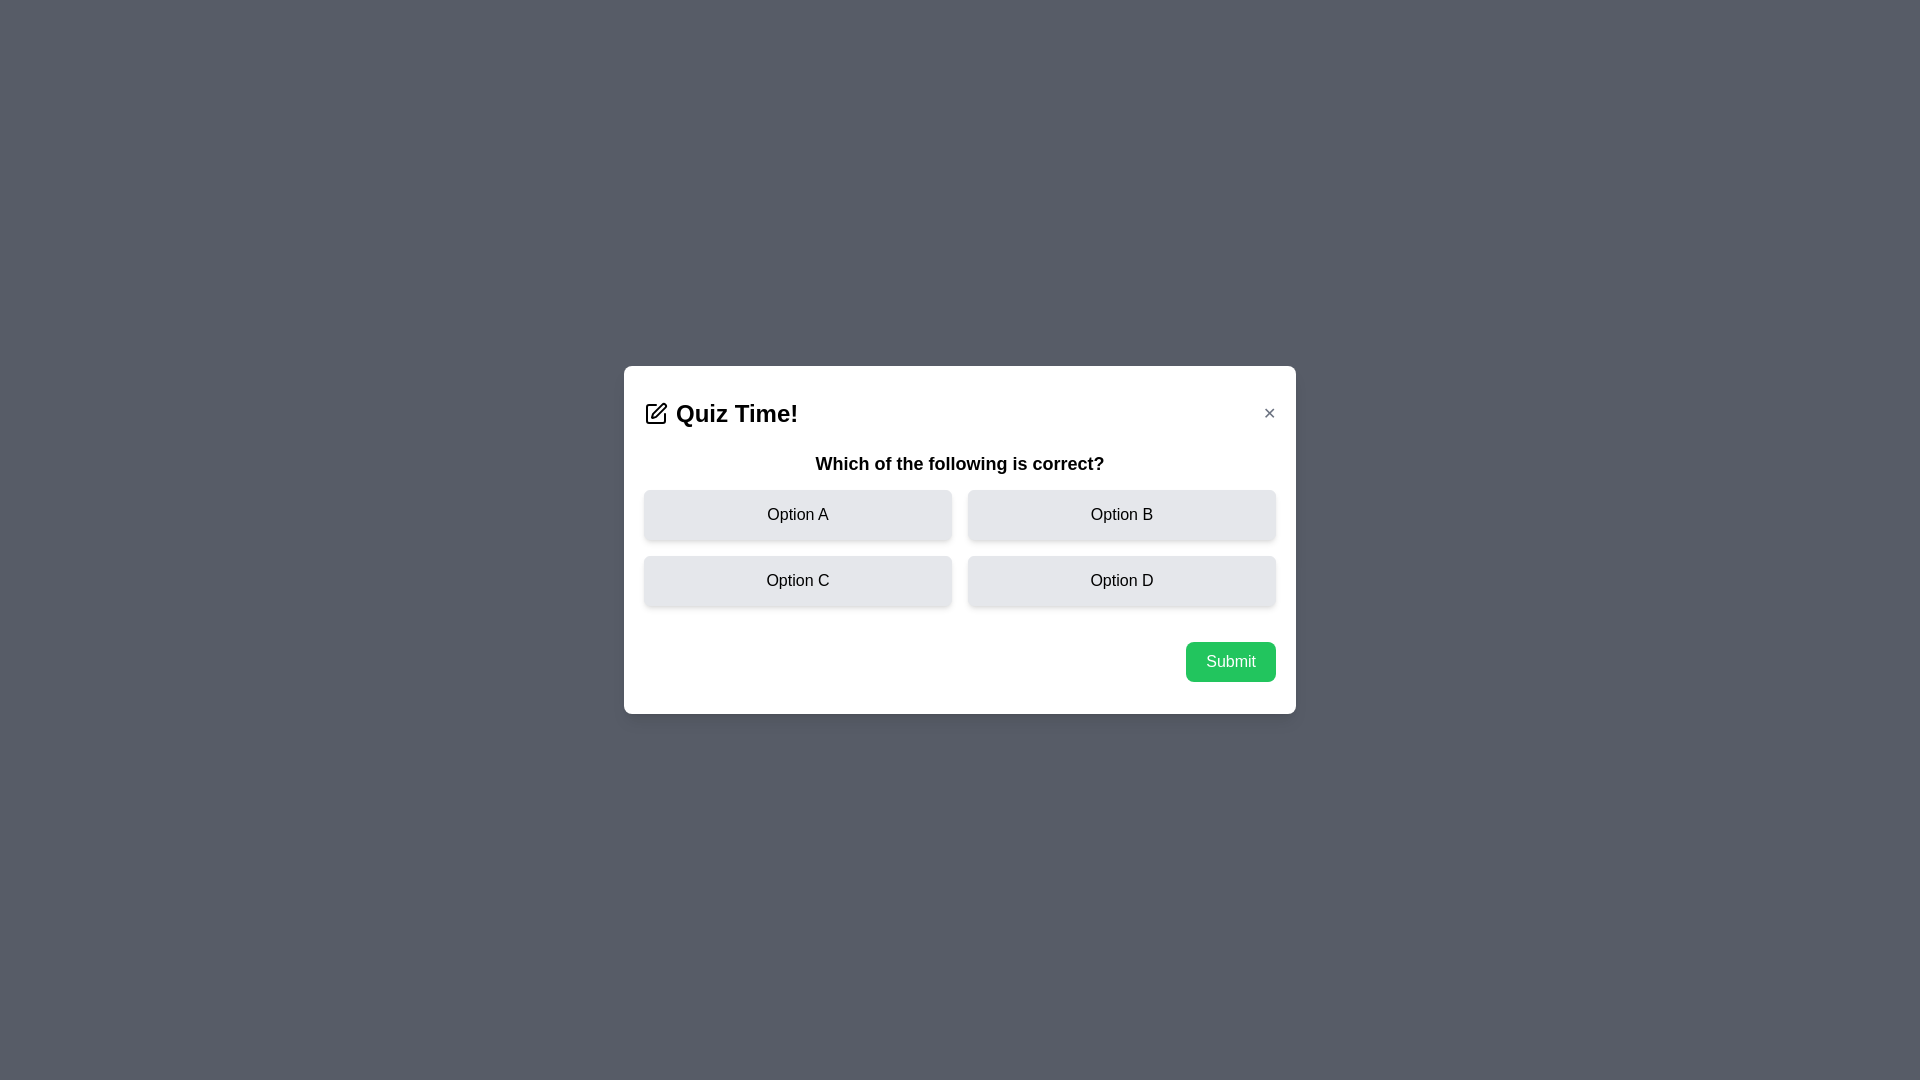  Describe the element at coordinates (1268, 412) in the screenshot. I see `the close button in the top-right corner of the dialog` at that location.